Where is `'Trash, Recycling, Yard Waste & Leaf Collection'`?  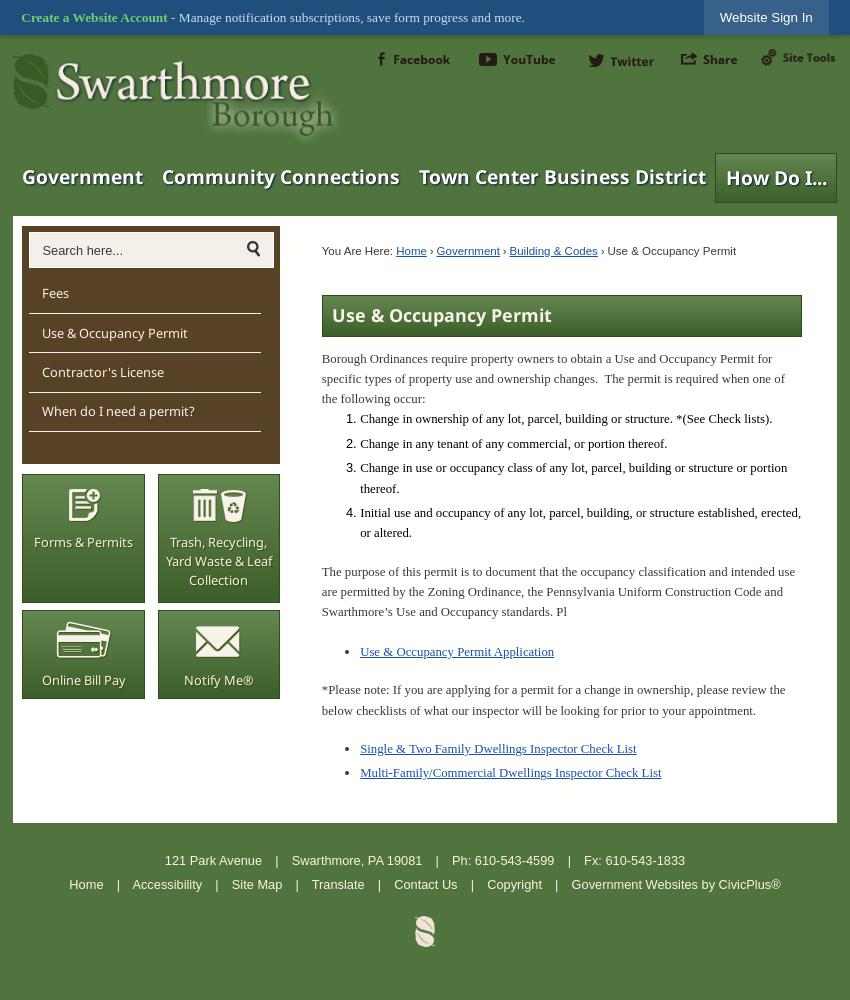
'Trash, Recycling, Yard Waste & Leaf Collection' is located at coordinates (218, 560).